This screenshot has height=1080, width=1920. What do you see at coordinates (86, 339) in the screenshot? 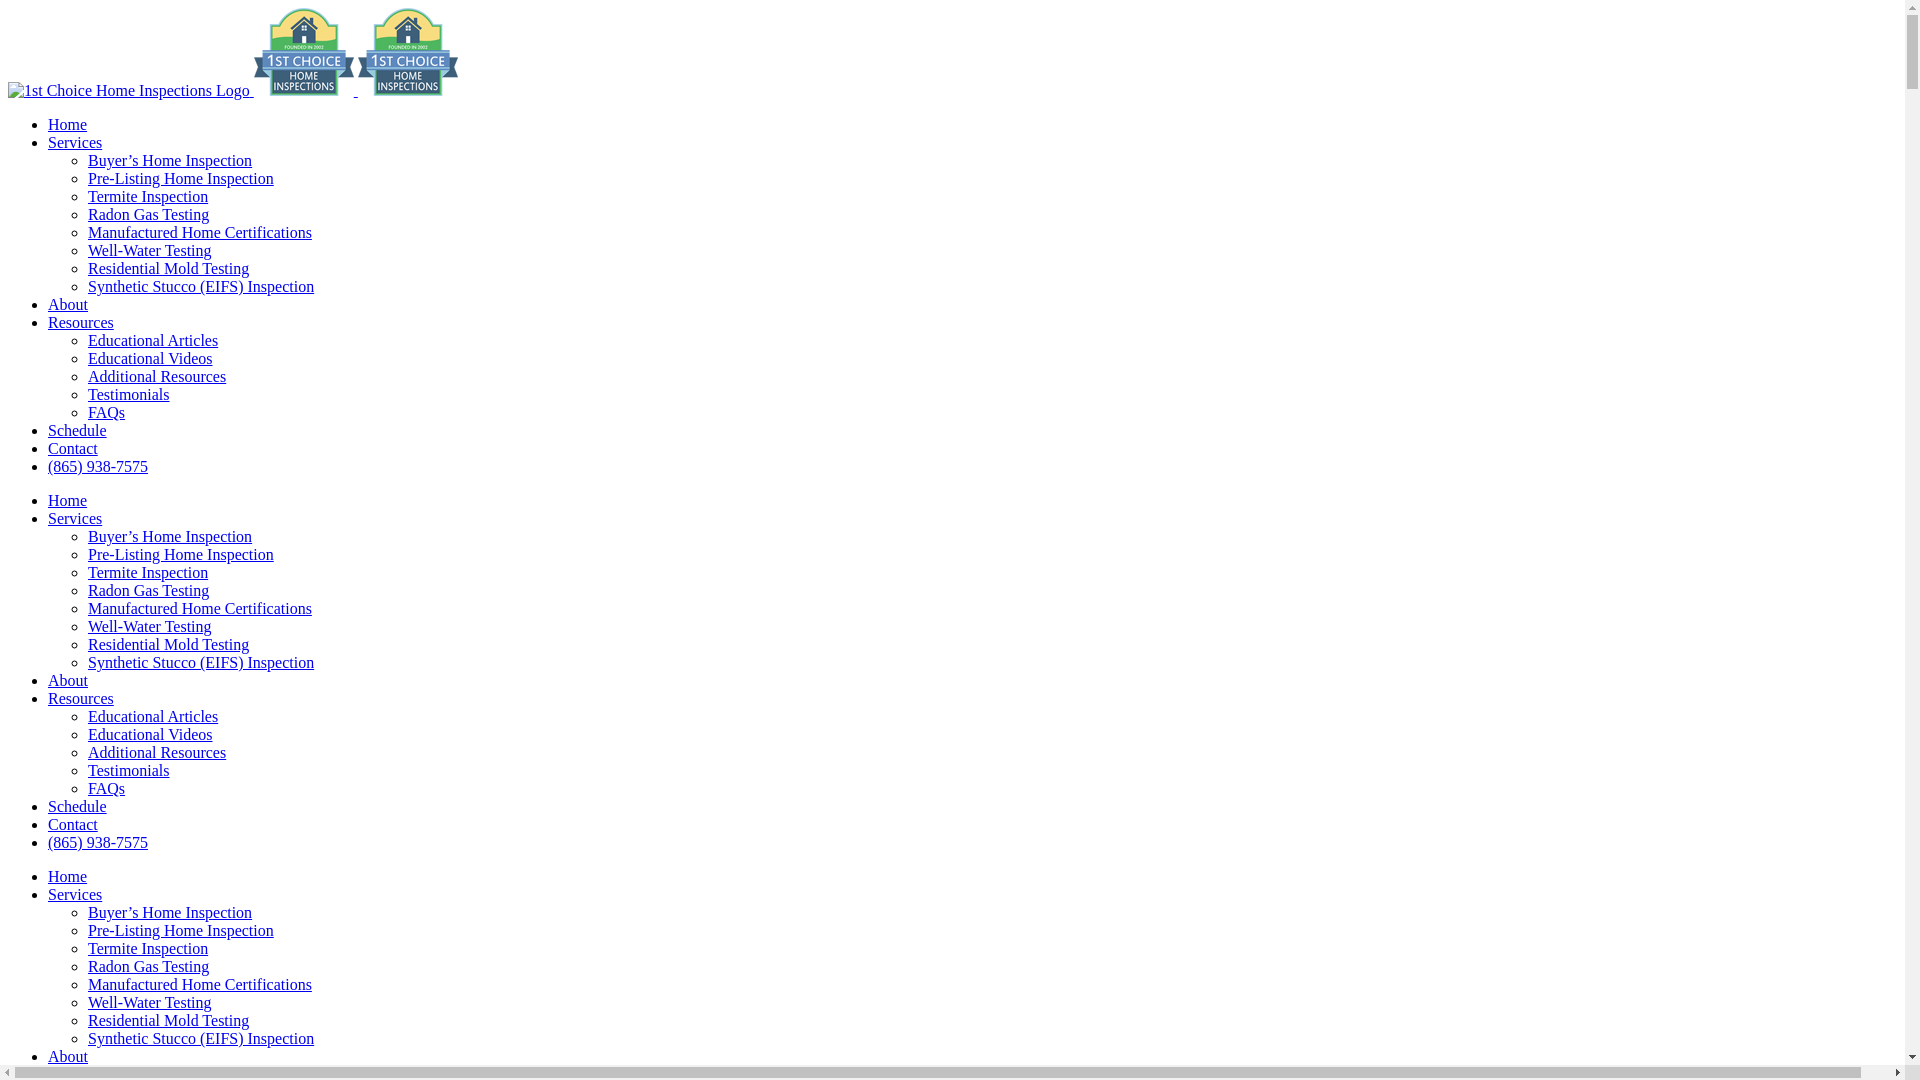
I see `'Educational Articles'` at bounding box center [86, 339].